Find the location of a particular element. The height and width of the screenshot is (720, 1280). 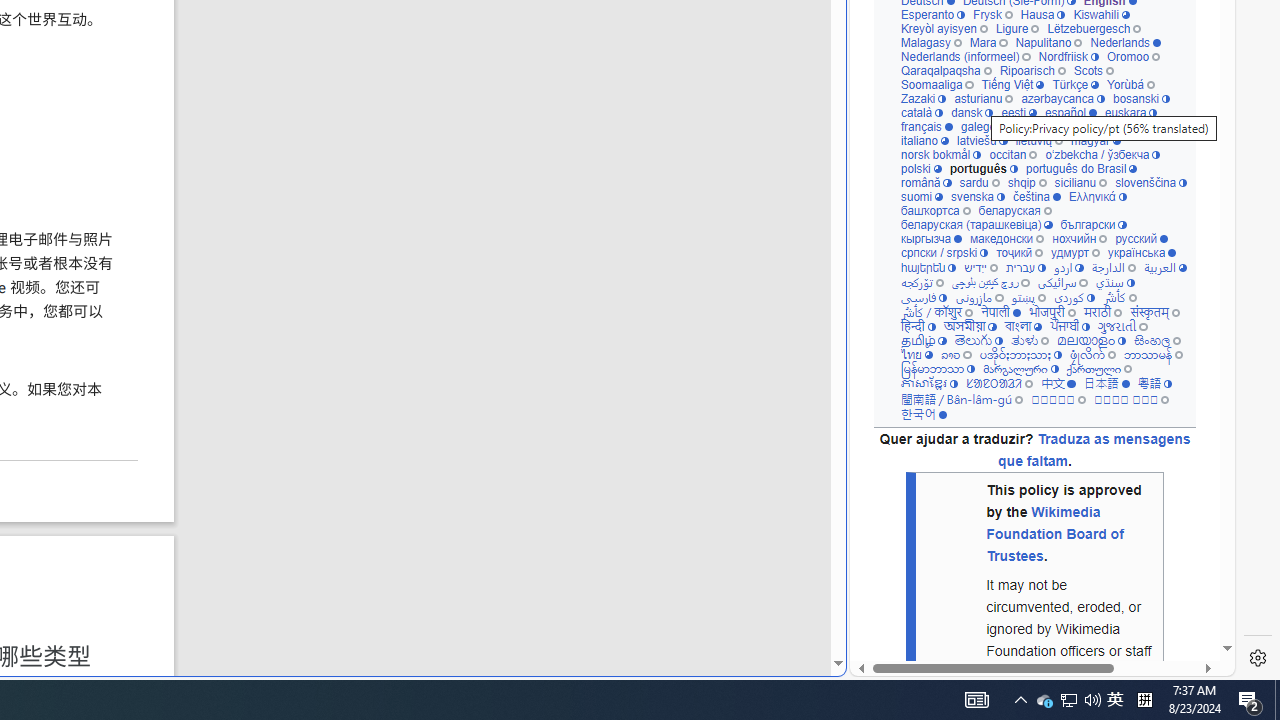

'asturianu' is located at coordinates (983, 98).